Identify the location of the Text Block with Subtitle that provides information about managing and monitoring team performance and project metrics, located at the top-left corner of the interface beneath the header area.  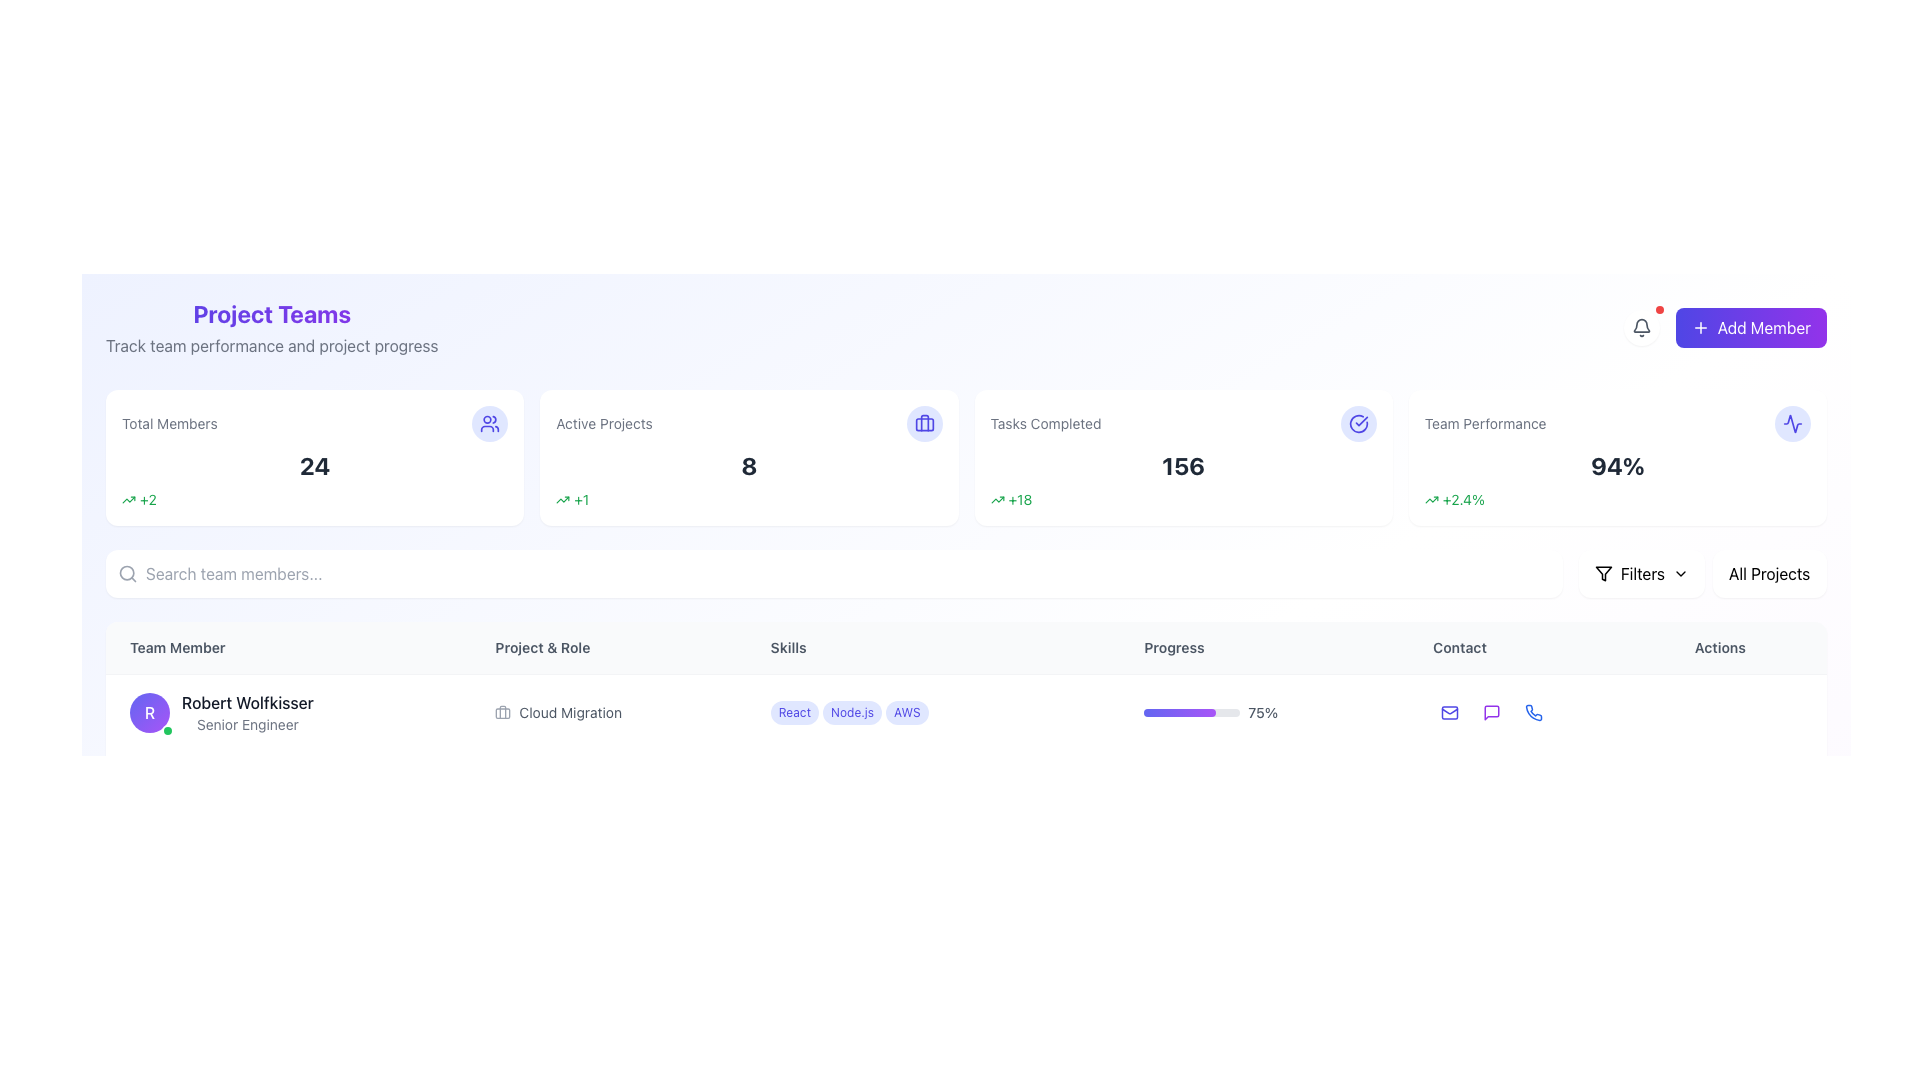
(271, 326).